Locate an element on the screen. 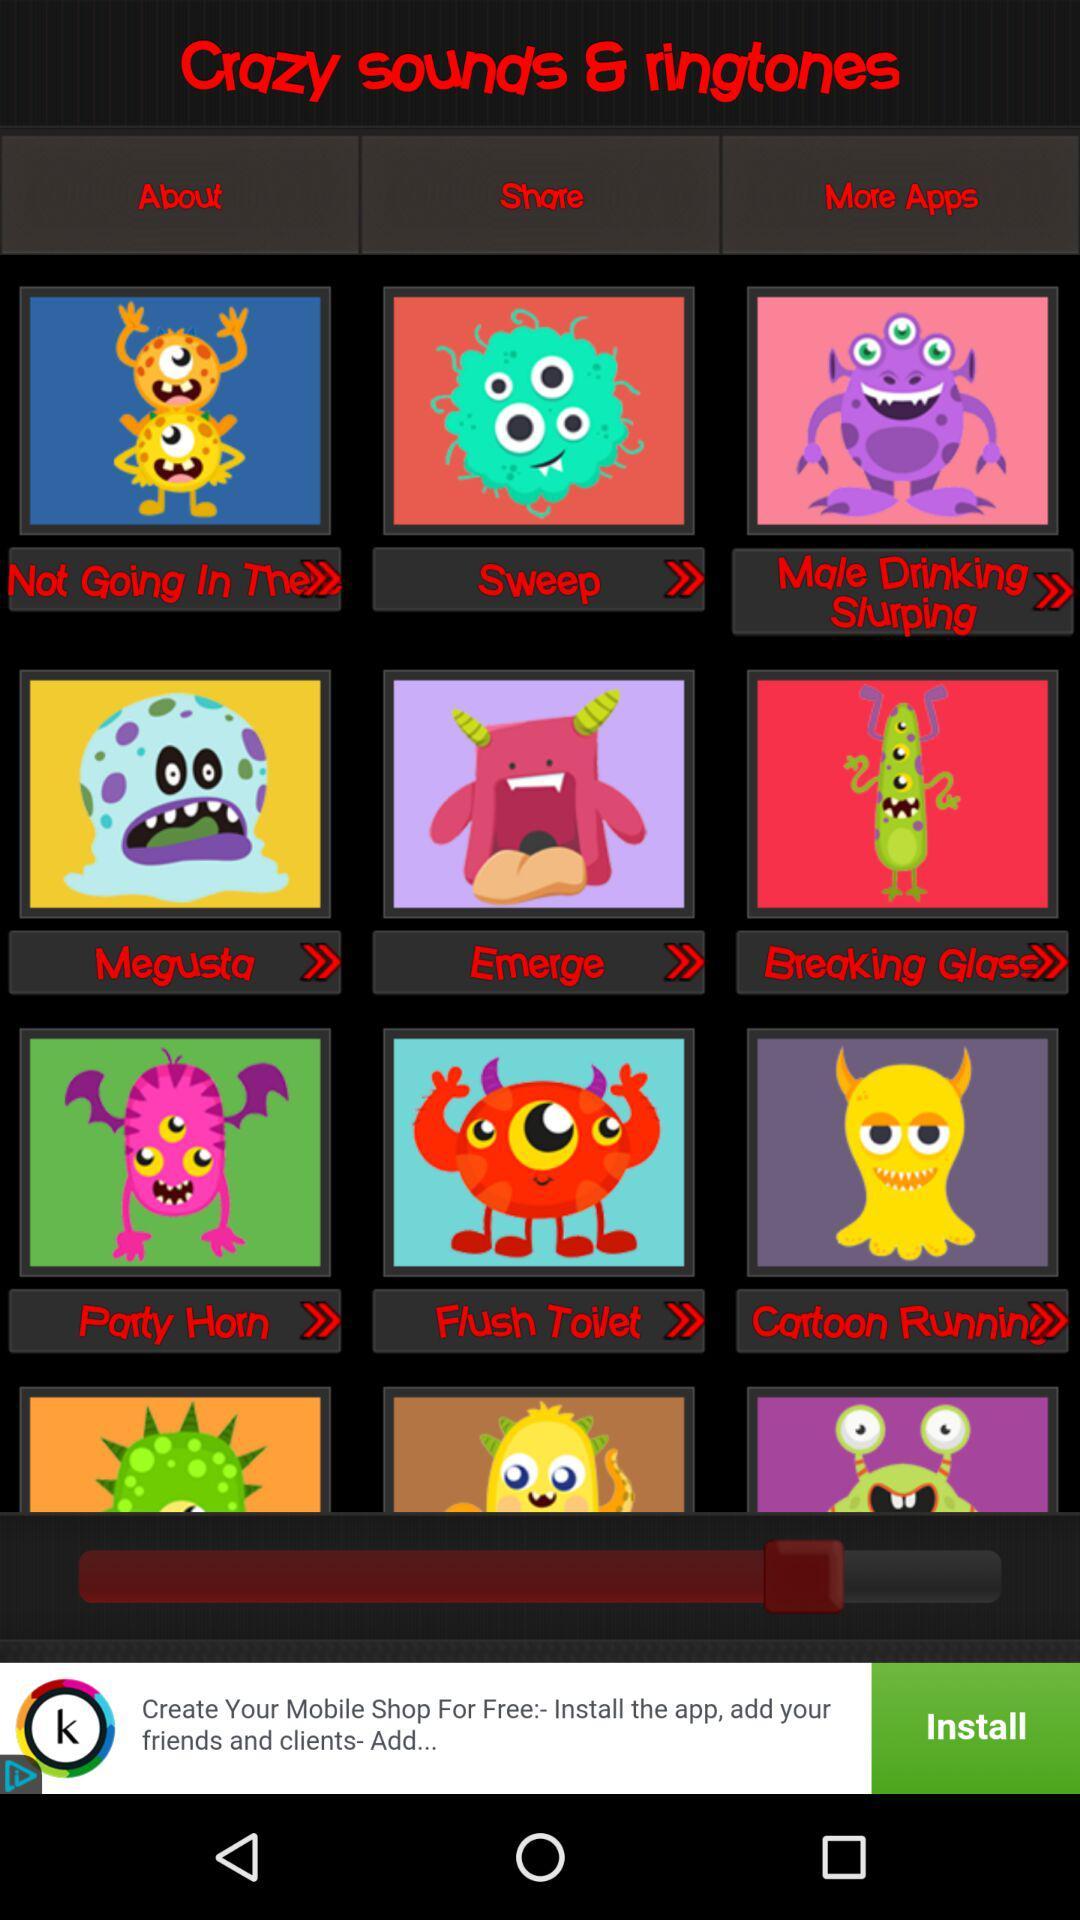 The width and height of the screenshot is (1080, 1920). try ringtone is located at coordinates (682, 961).